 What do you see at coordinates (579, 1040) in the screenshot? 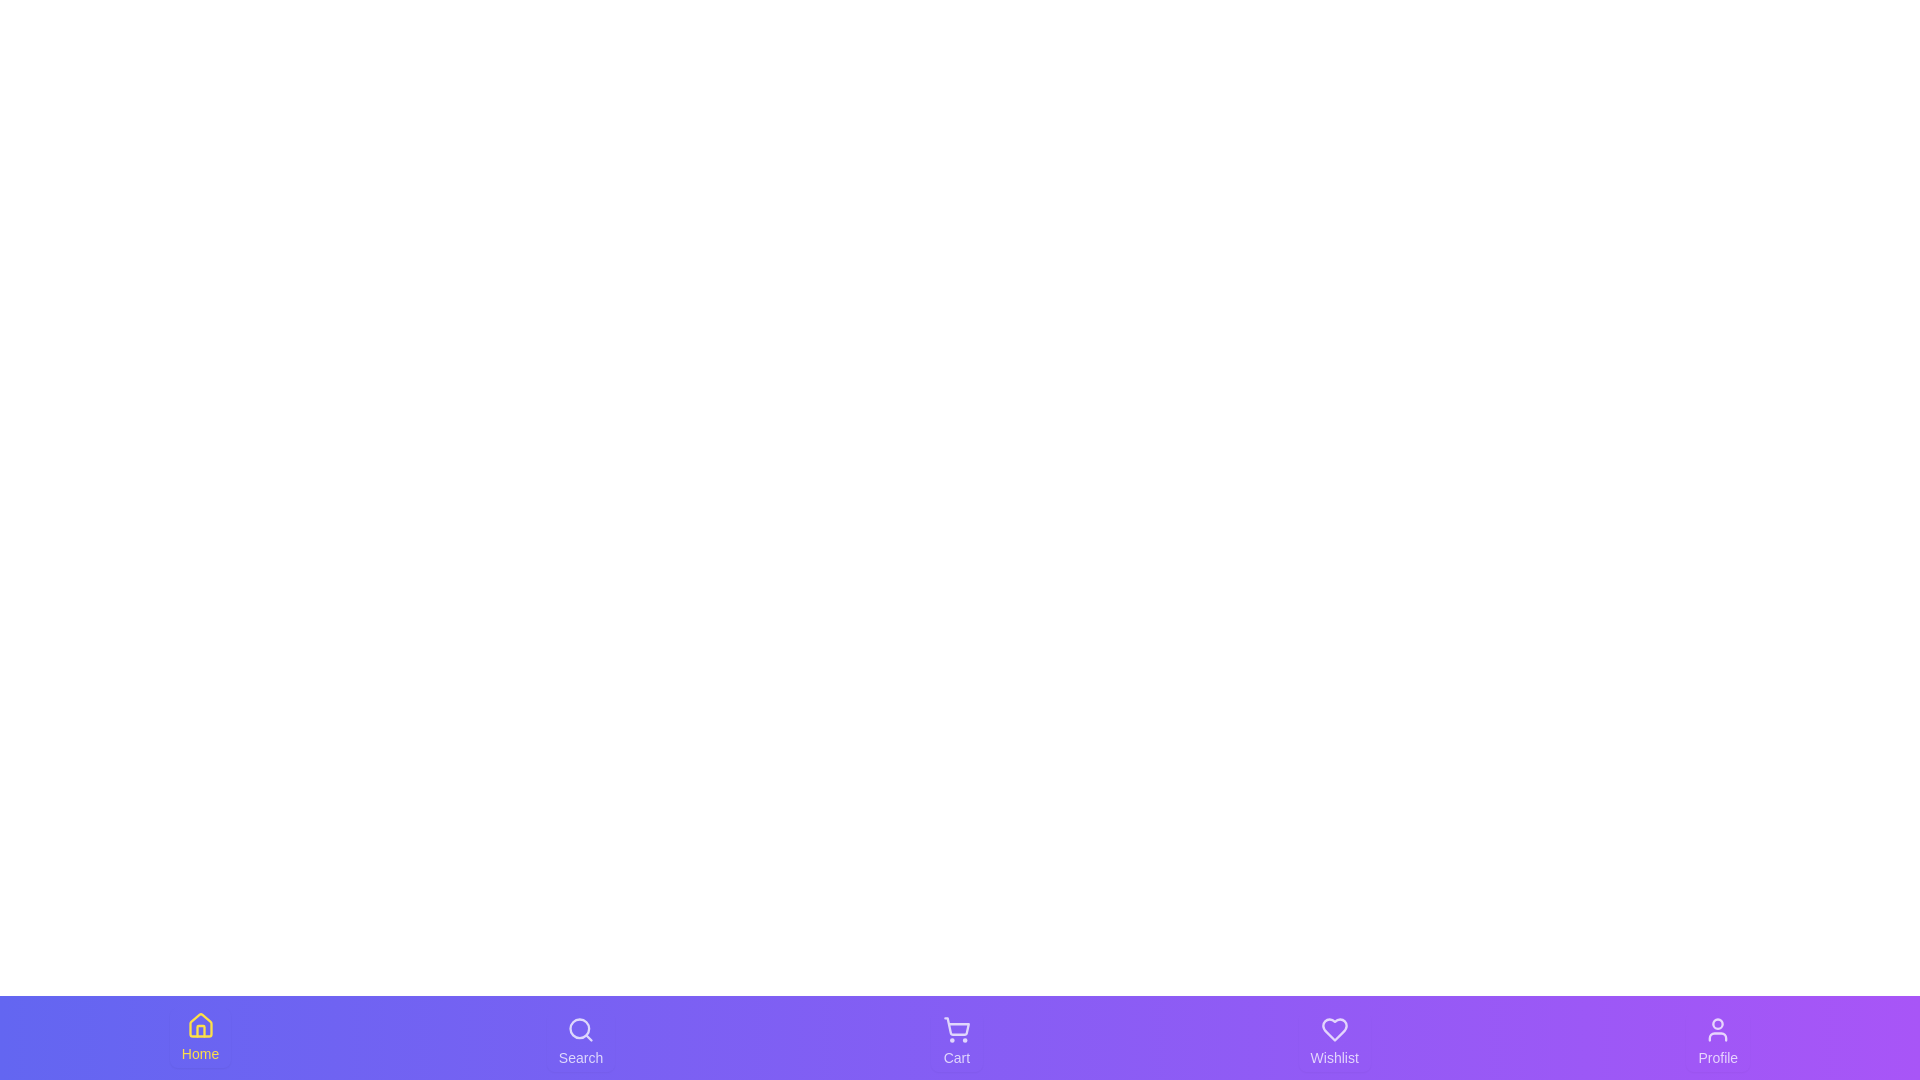
I see `the Search tab to observe its visual feedback` at bounding box center [579, 1040].